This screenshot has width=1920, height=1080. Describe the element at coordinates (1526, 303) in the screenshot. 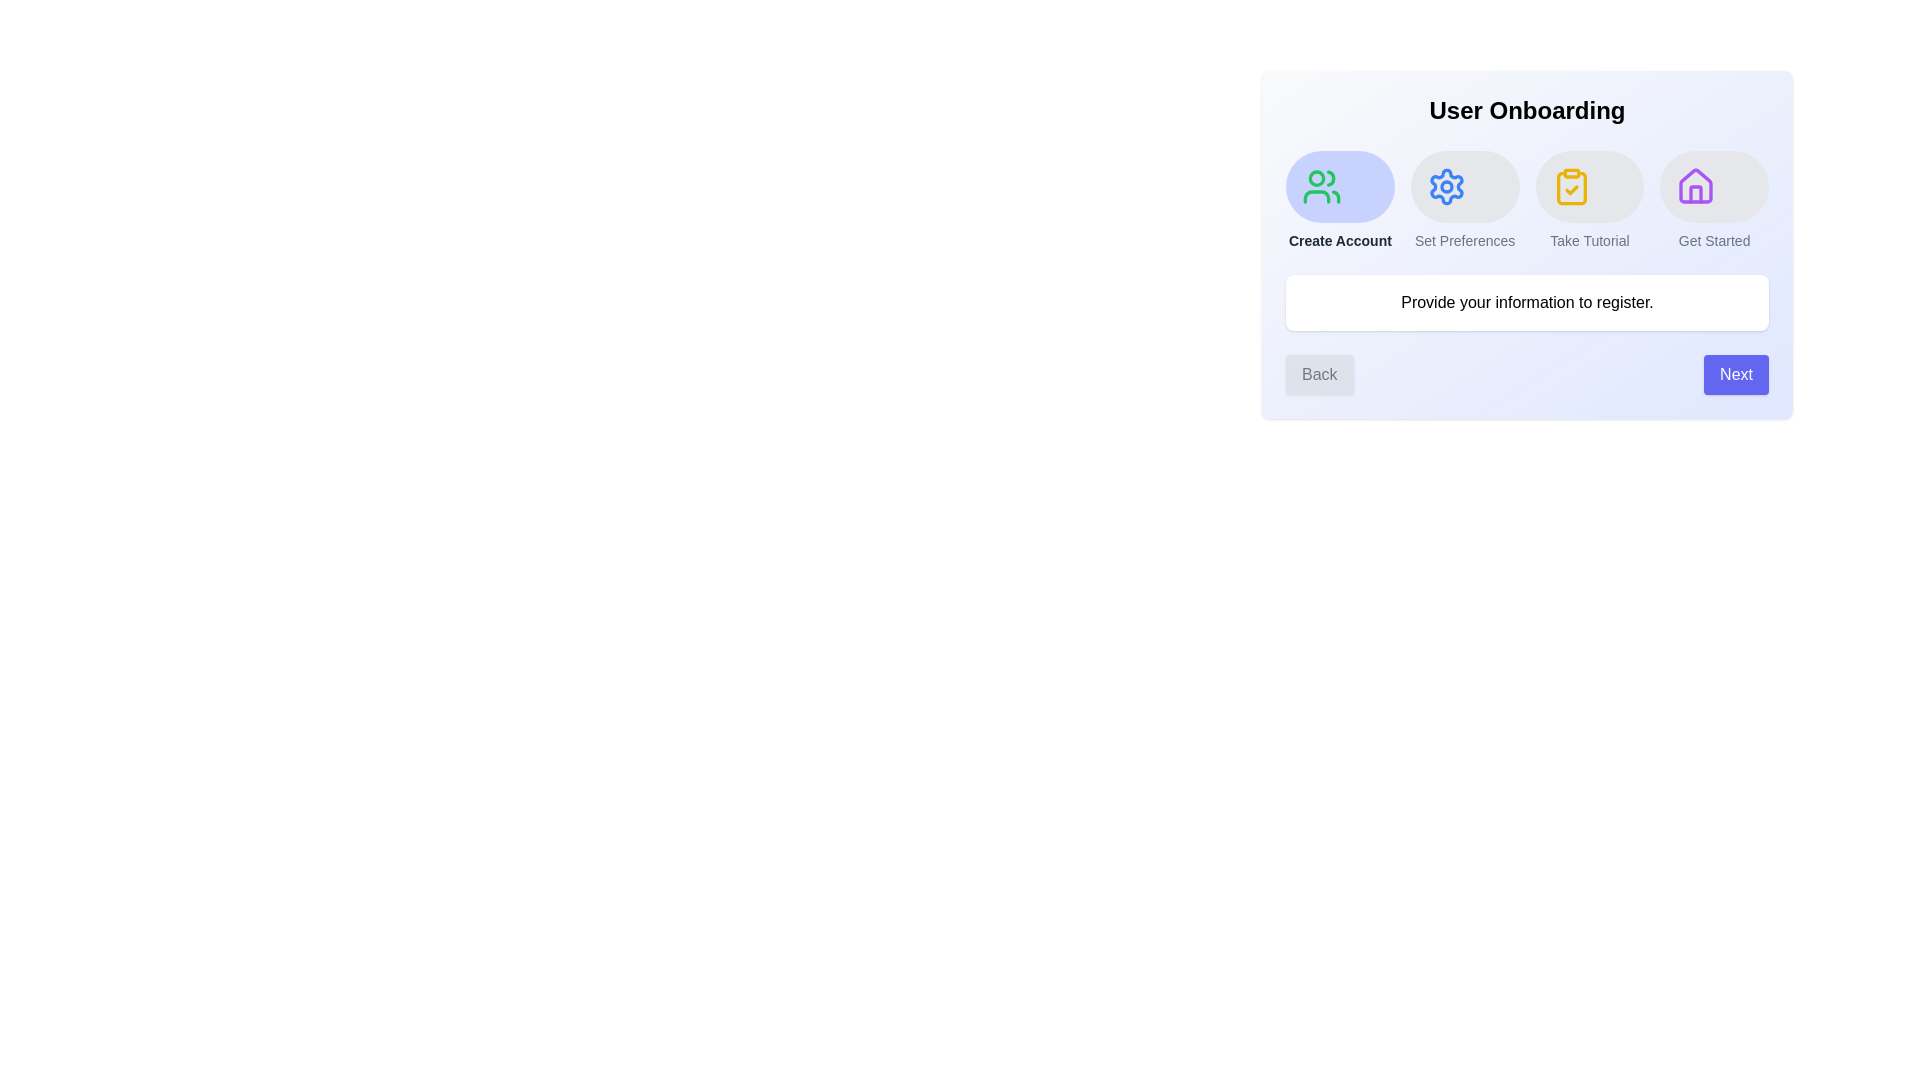

I see `the description text for the current step` at that location.